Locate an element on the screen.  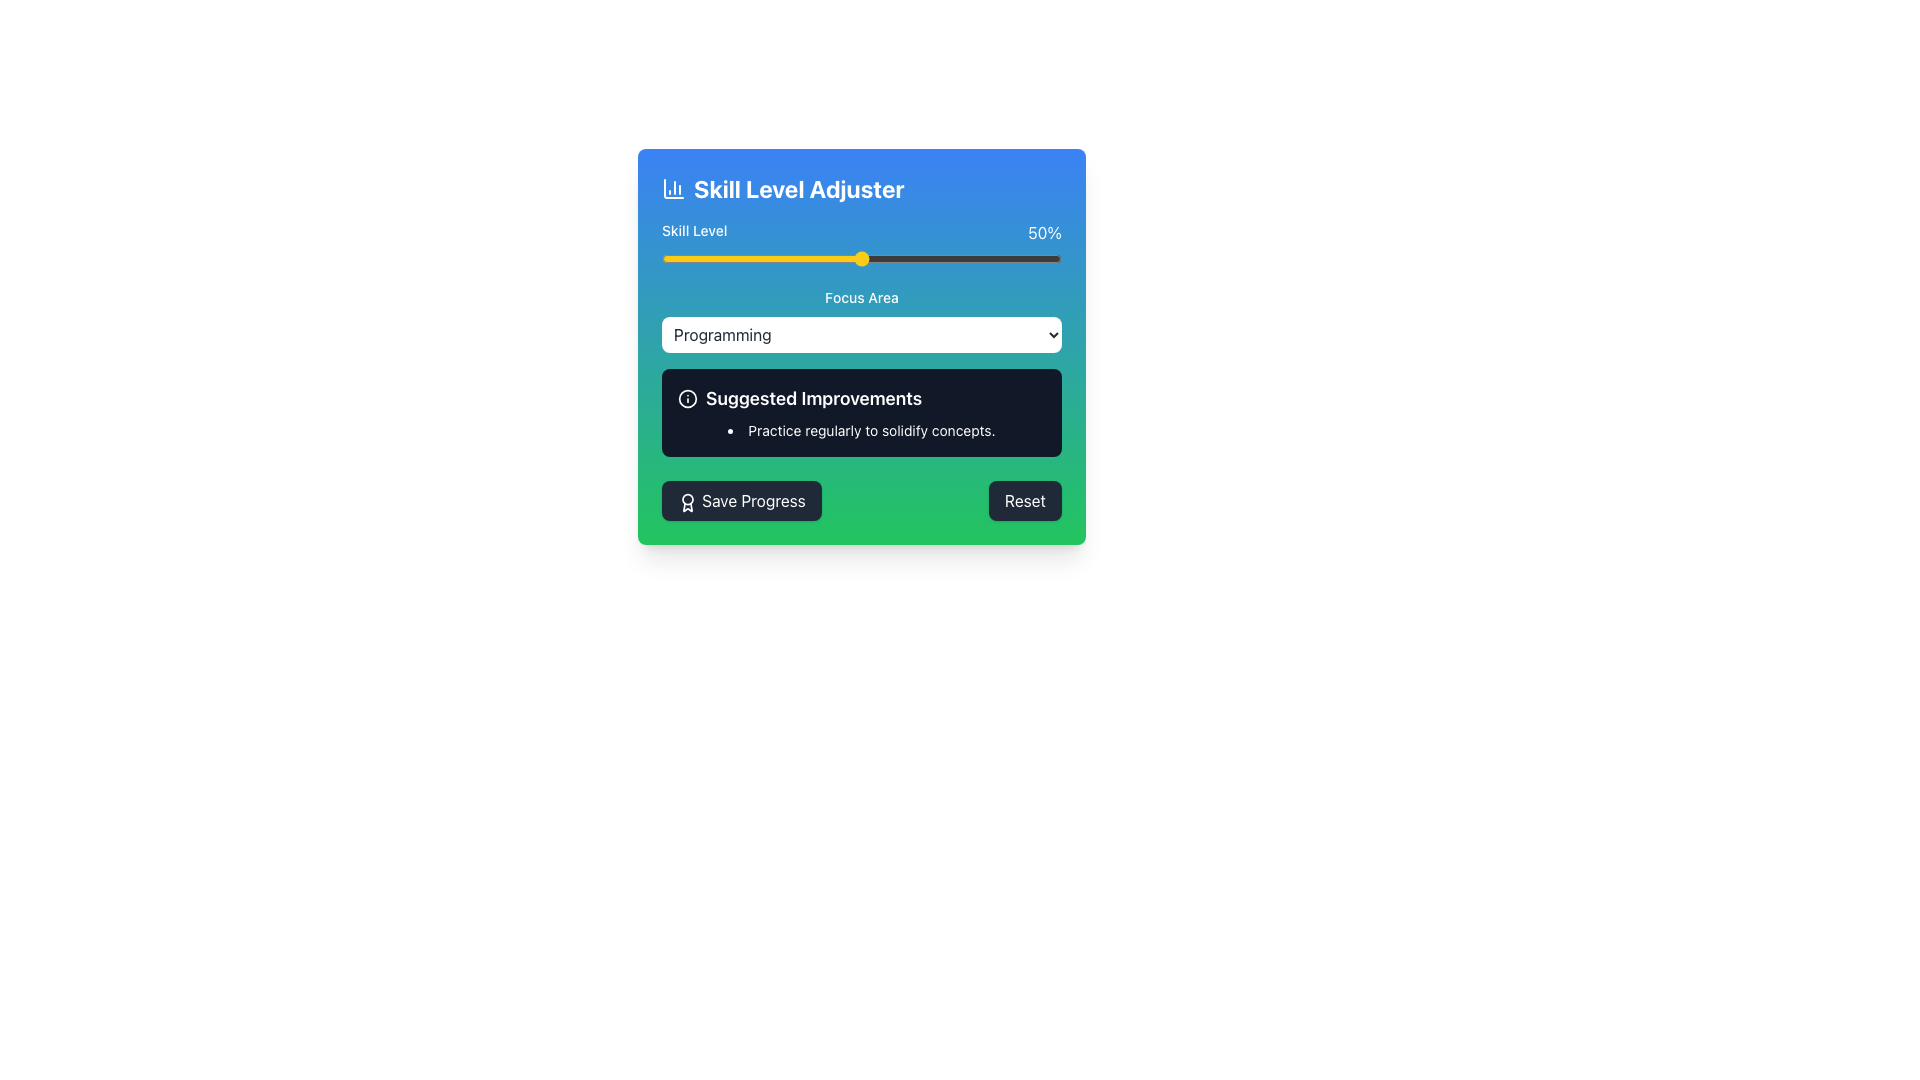
the skill level is located at coordinates (916, 257).